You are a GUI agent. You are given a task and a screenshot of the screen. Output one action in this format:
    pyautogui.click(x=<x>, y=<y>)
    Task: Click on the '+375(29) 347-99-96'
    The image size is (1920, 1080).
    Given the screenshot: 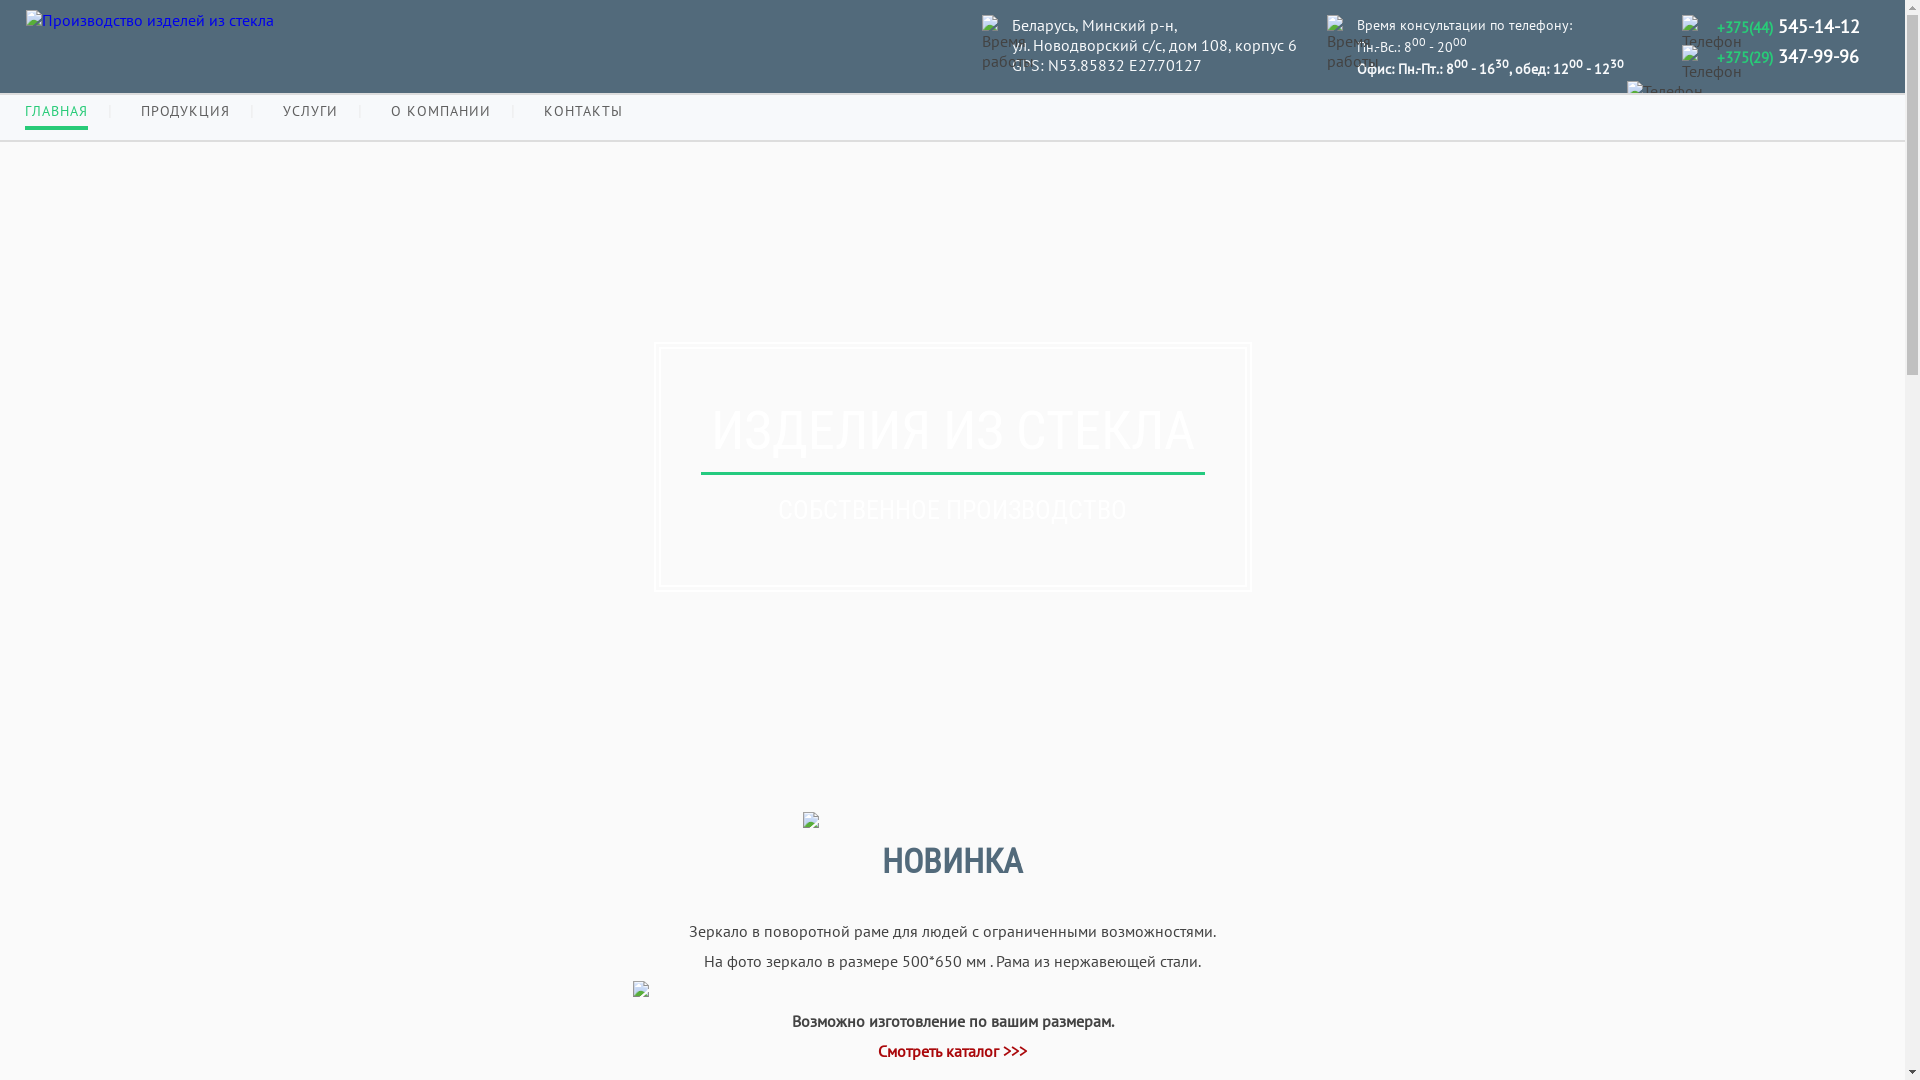 What is the action you would take?
    pyautogui.click(x=1788, y=55)
    